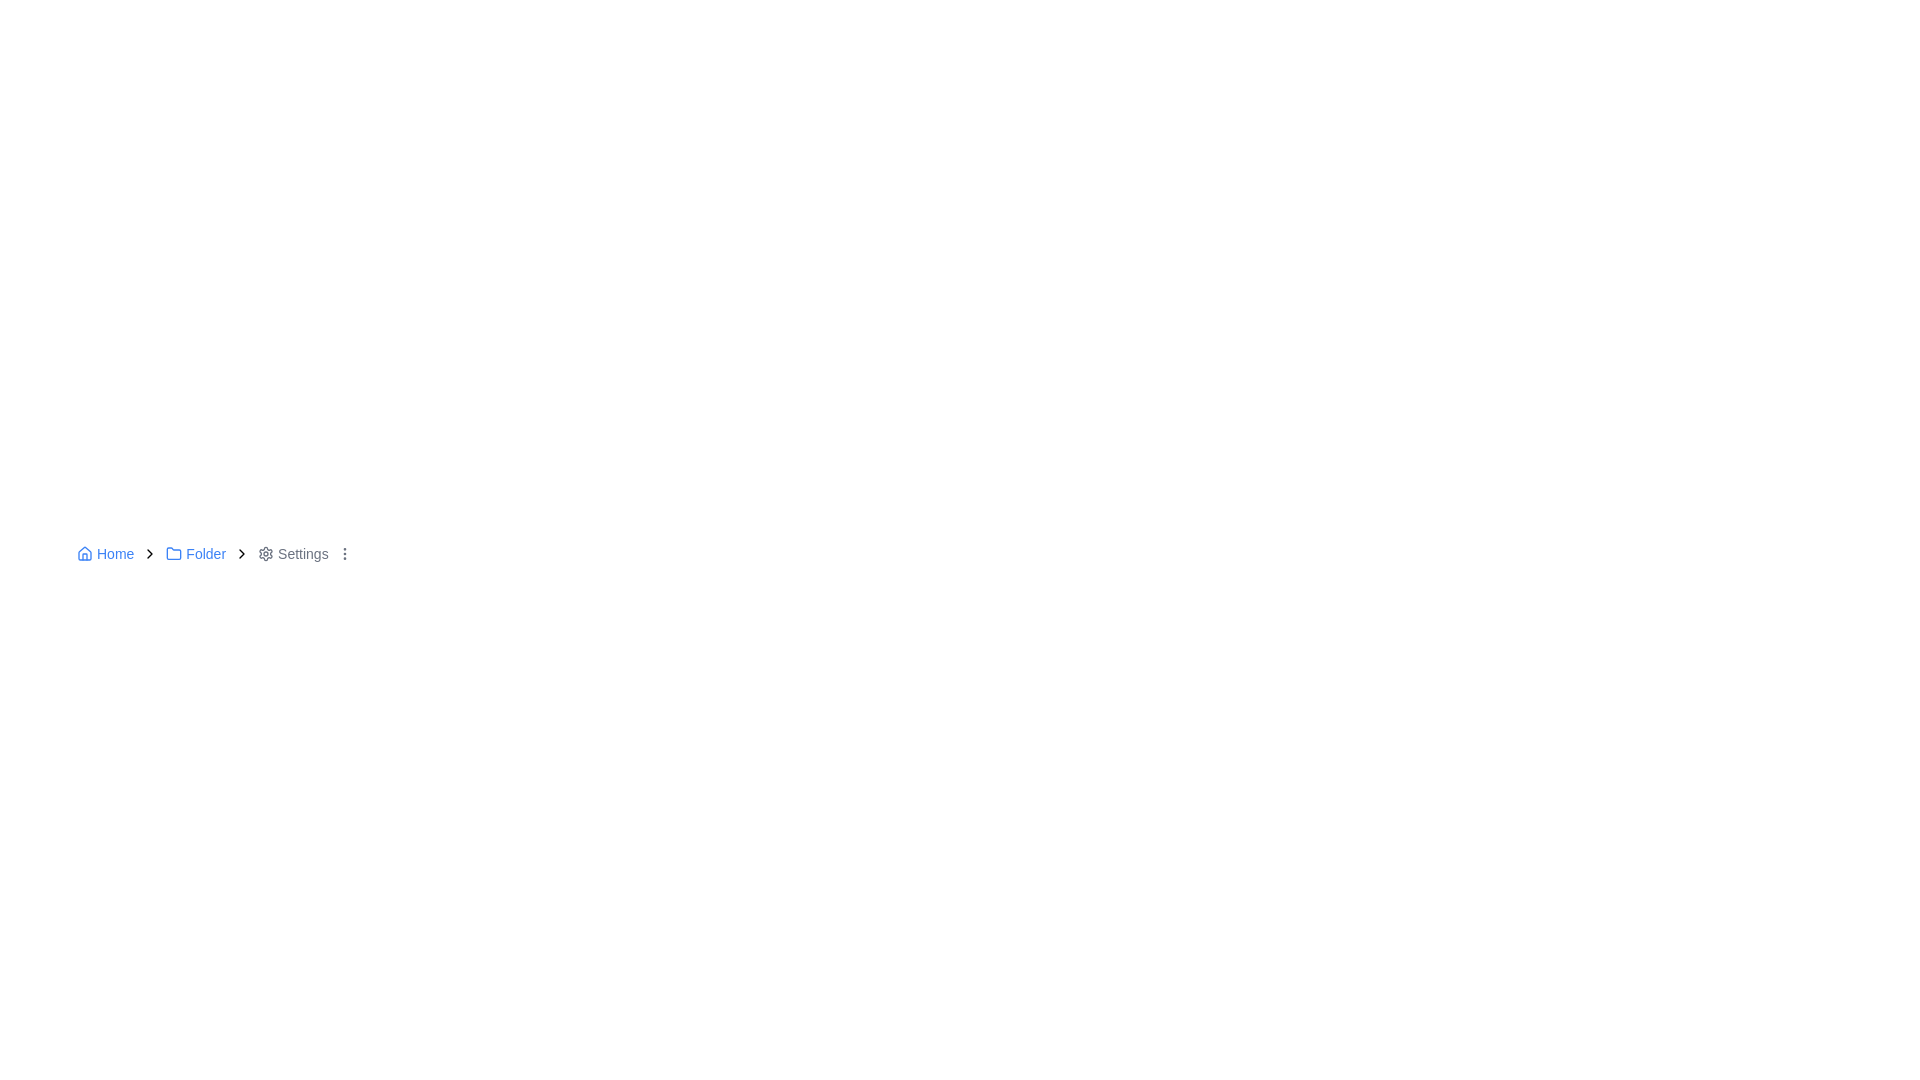 The height and width of the screenshot is (1080, 1920). I want to click on the blue house icon in the breadcrumb navigation, so click(84, 554).